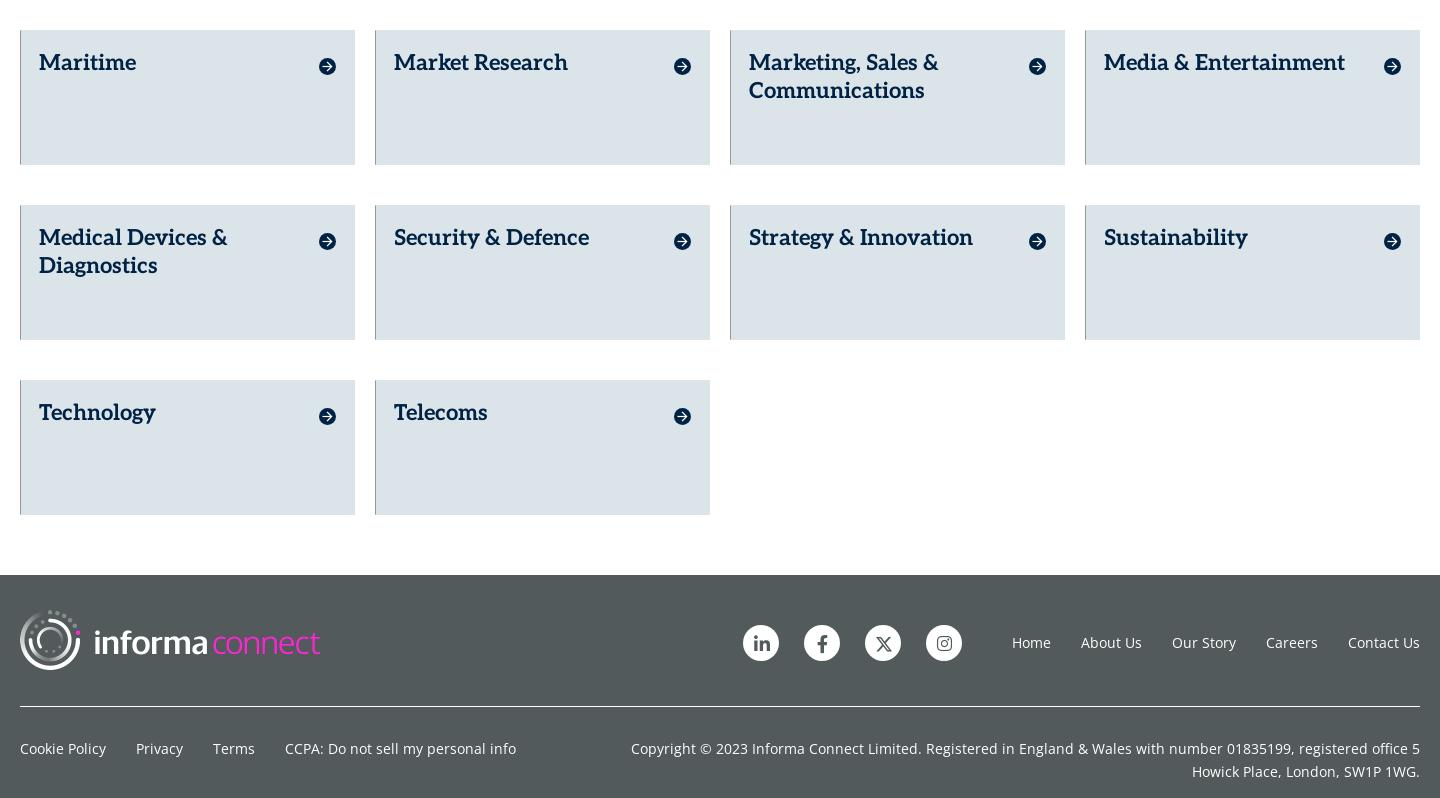 This screenshot has width=1440, height=798. I want to click on 'Privacy', so click(158, 733).